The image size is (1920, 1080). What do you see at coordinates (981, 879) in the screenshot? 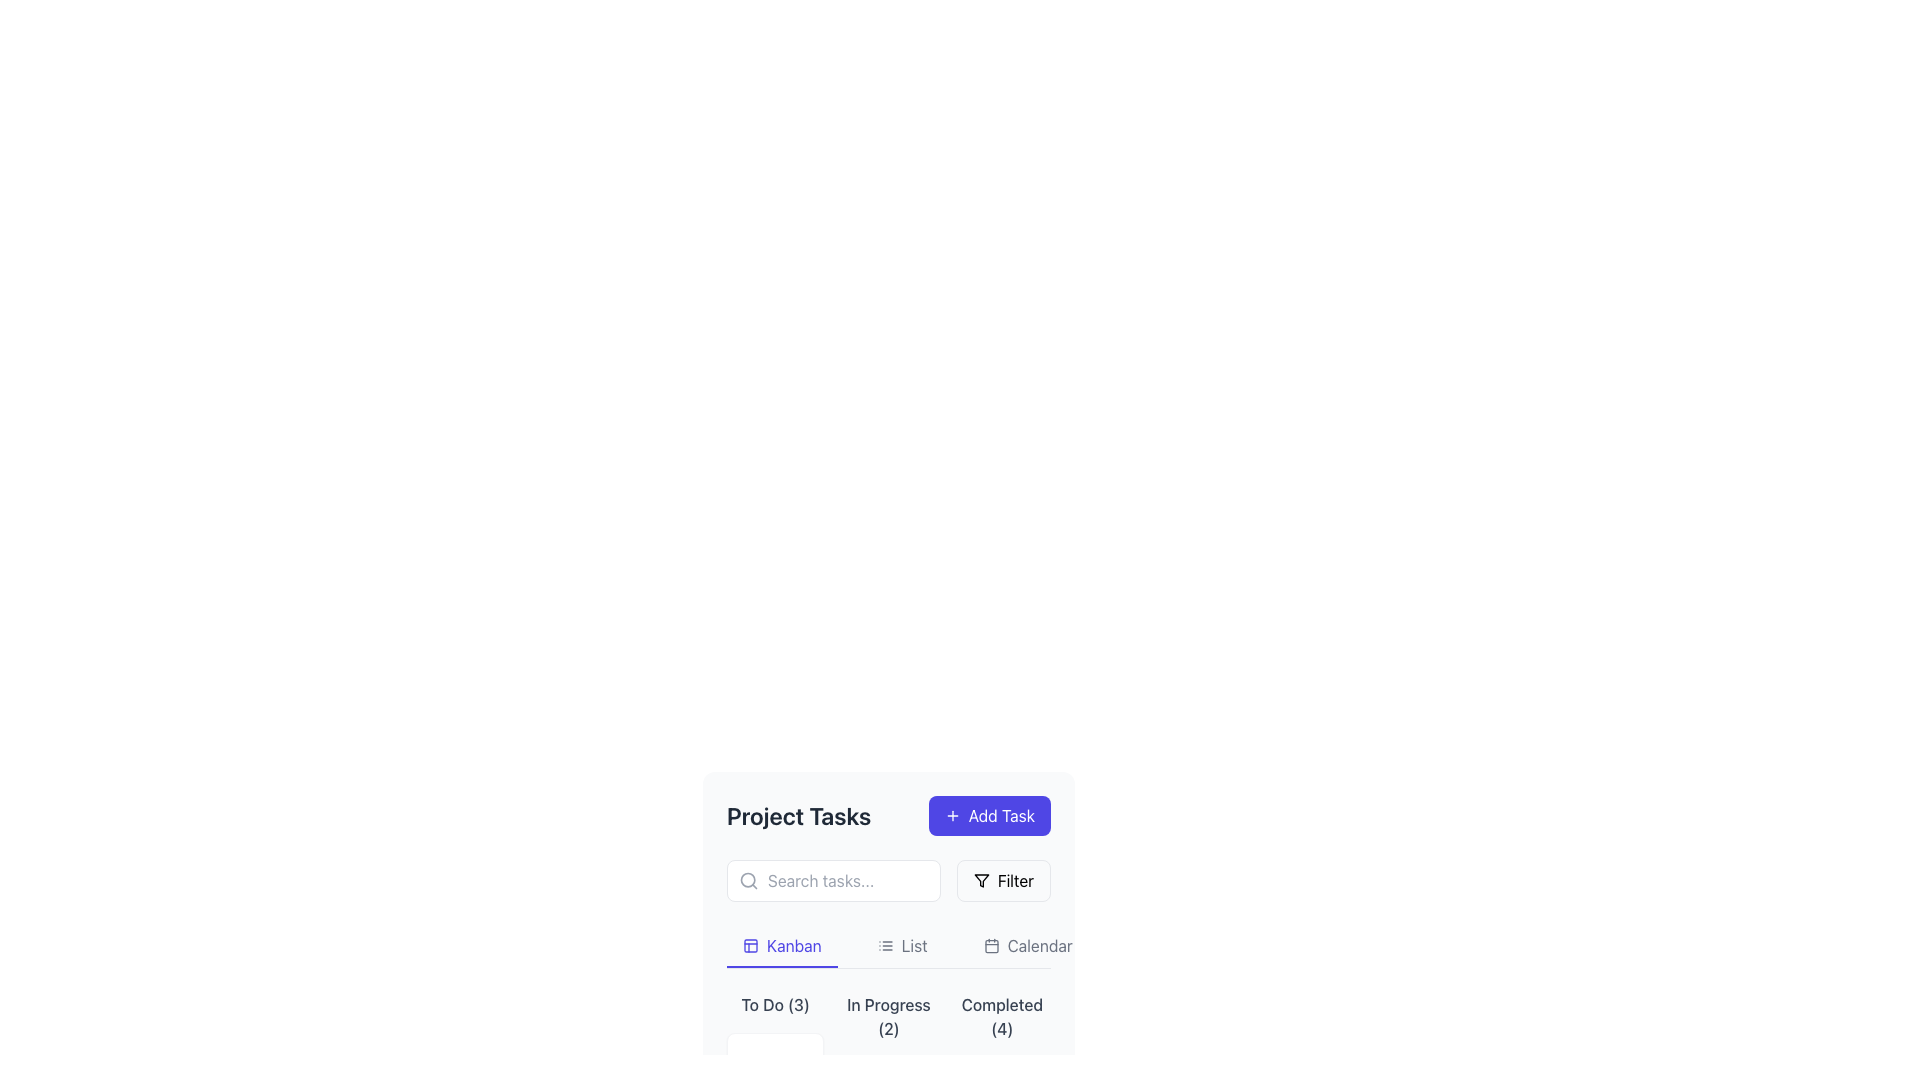
I see `the filtering icon inside the 'Filter' button located in the toolbar of the 'Project Tasks' section` at bounding box center [981, 879].